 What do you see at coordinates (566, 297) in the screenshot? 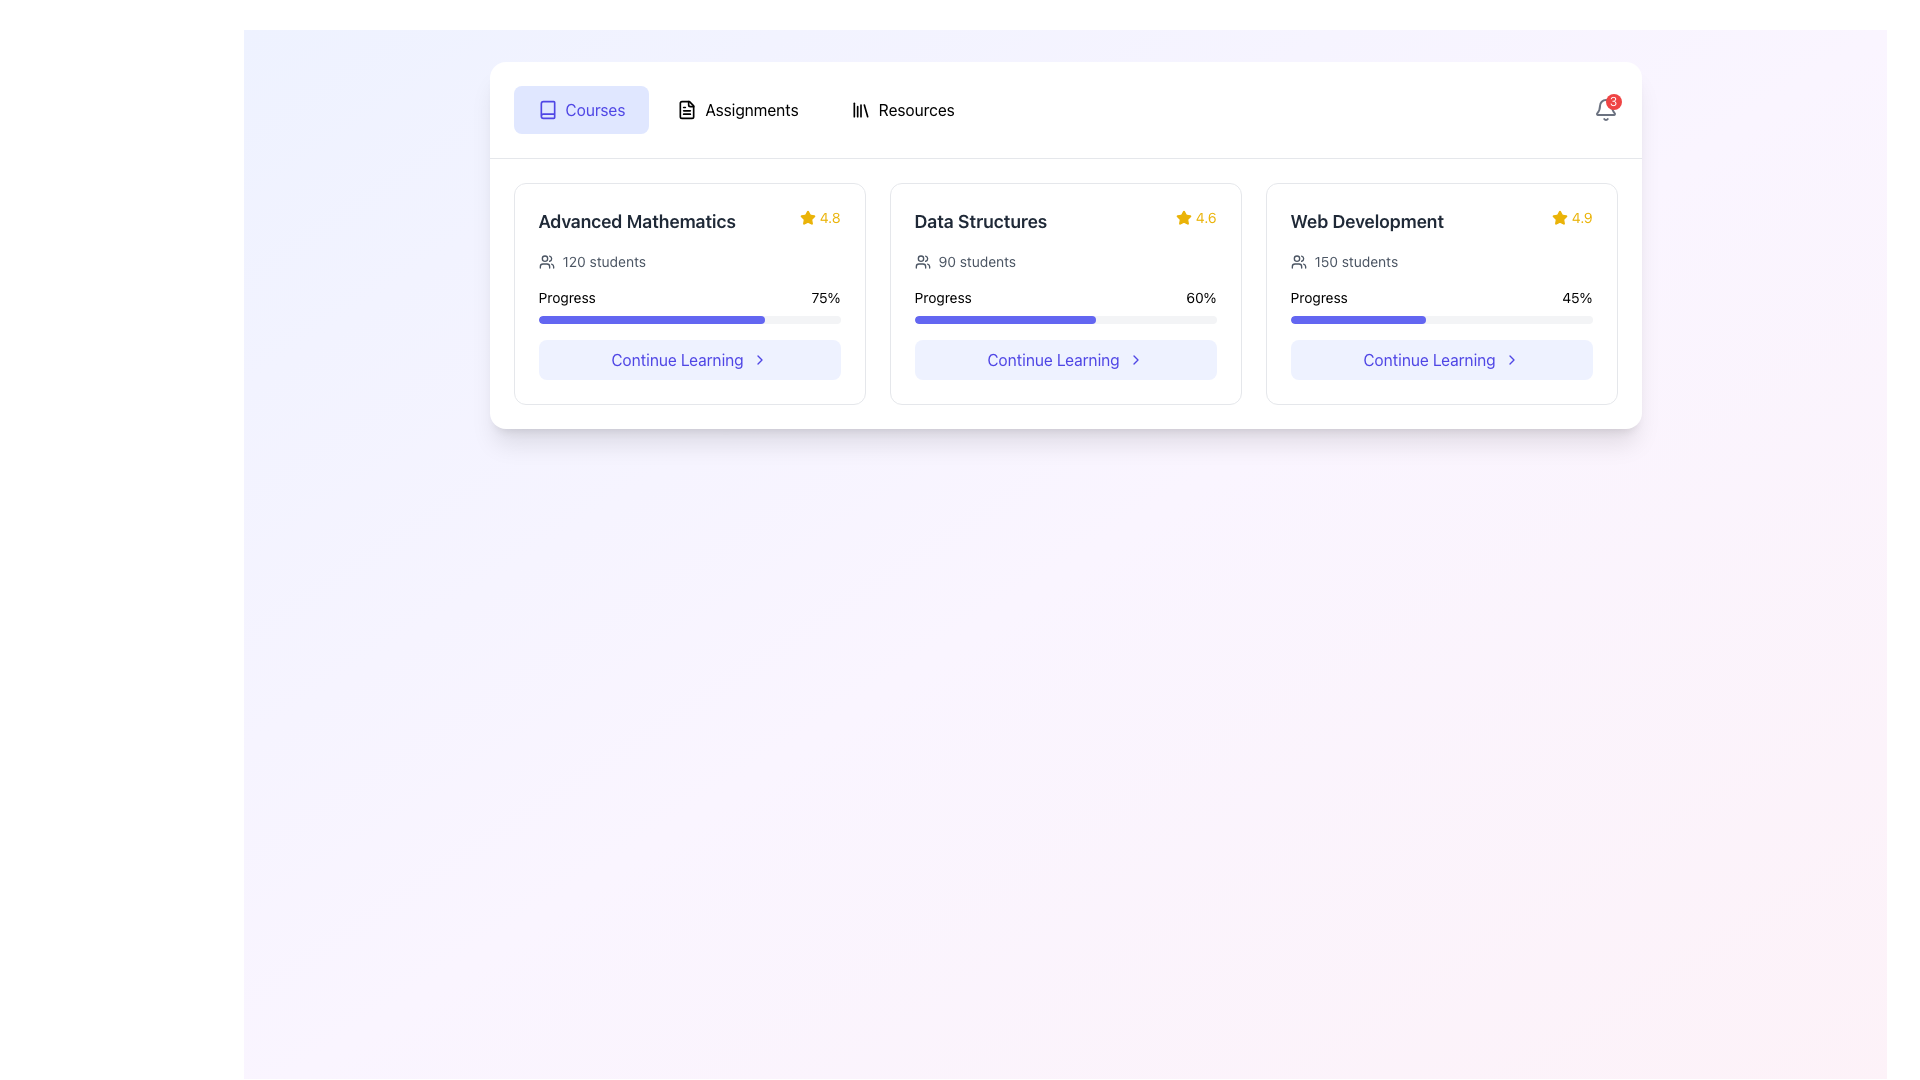
I see `the Text label that describes the progress of 'Advanced Mathematics', located near the top of the card, leftmost in the 'Progress' section` at bounding box center [566, 297].